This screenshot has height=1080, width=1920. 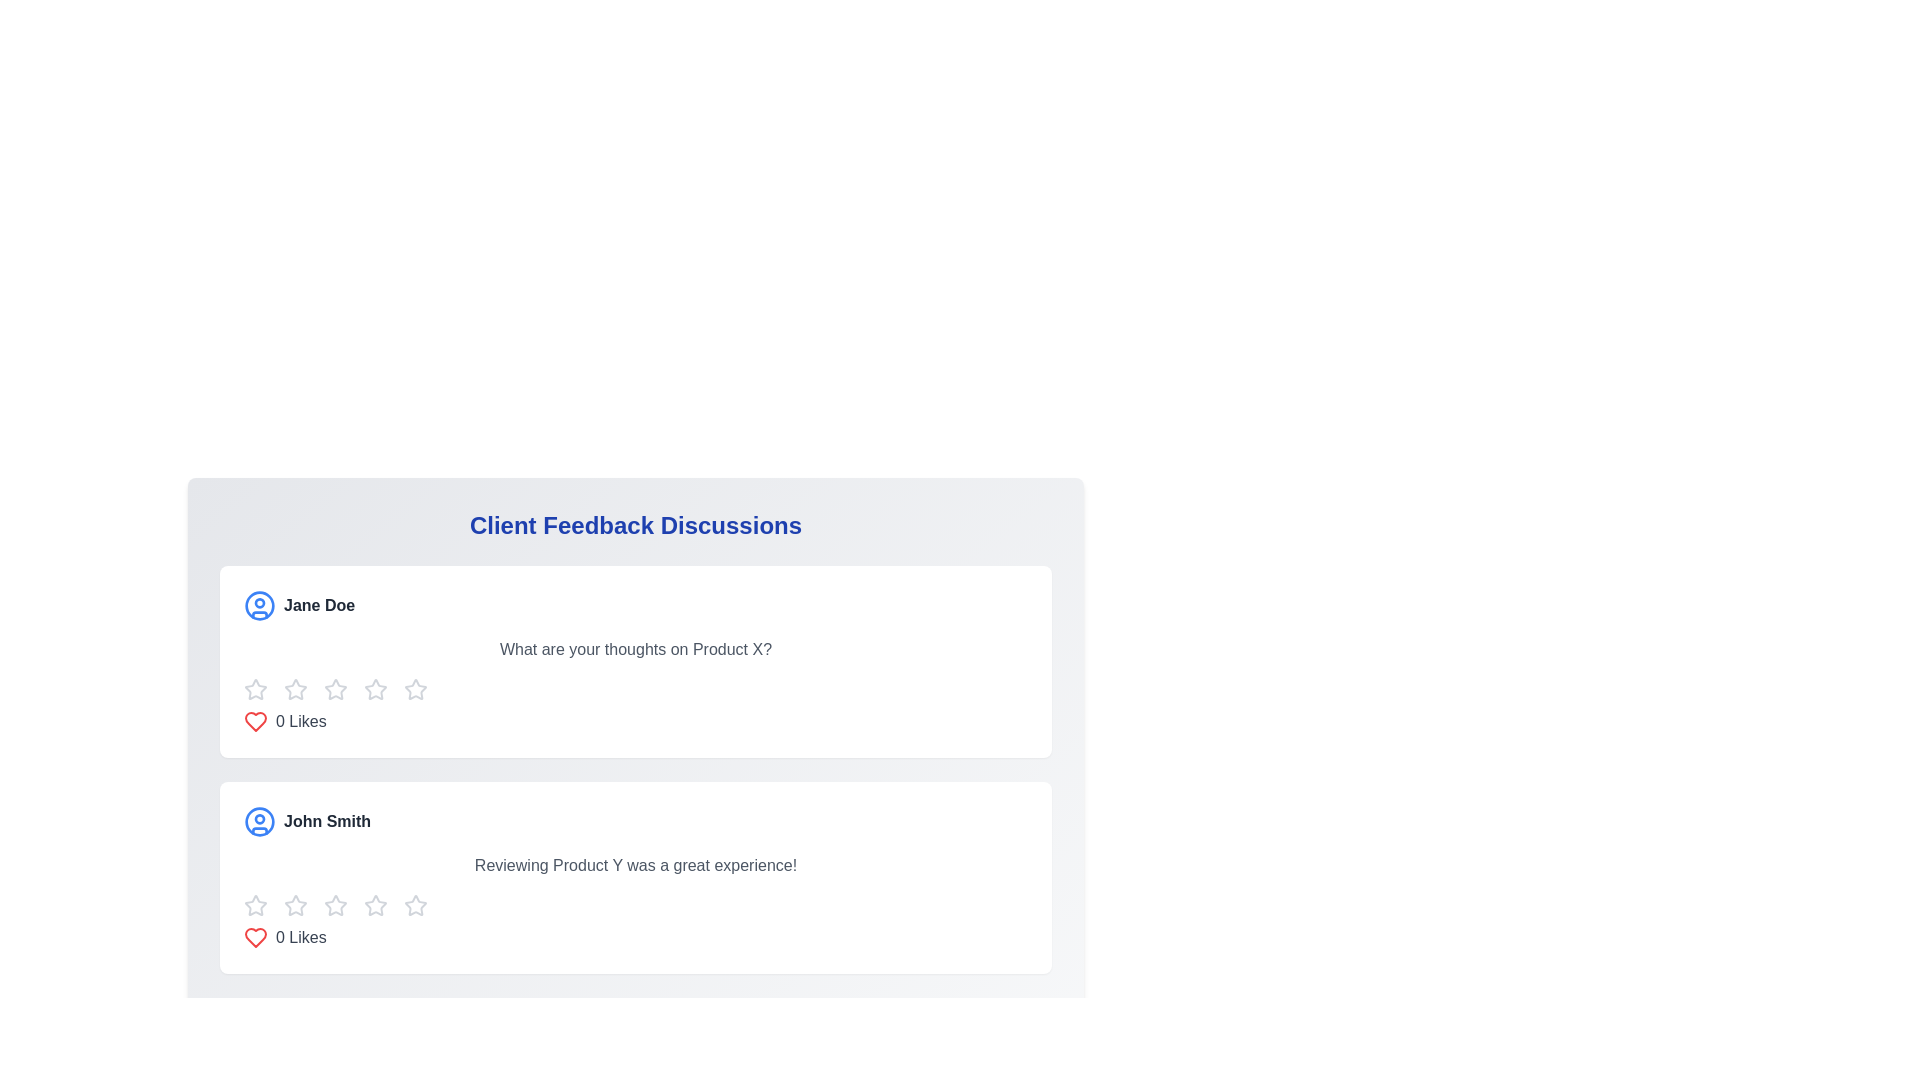 I want to click on the first rating star icon for 'Jane Doe' in the feedback section, so click(x=254, y=688).